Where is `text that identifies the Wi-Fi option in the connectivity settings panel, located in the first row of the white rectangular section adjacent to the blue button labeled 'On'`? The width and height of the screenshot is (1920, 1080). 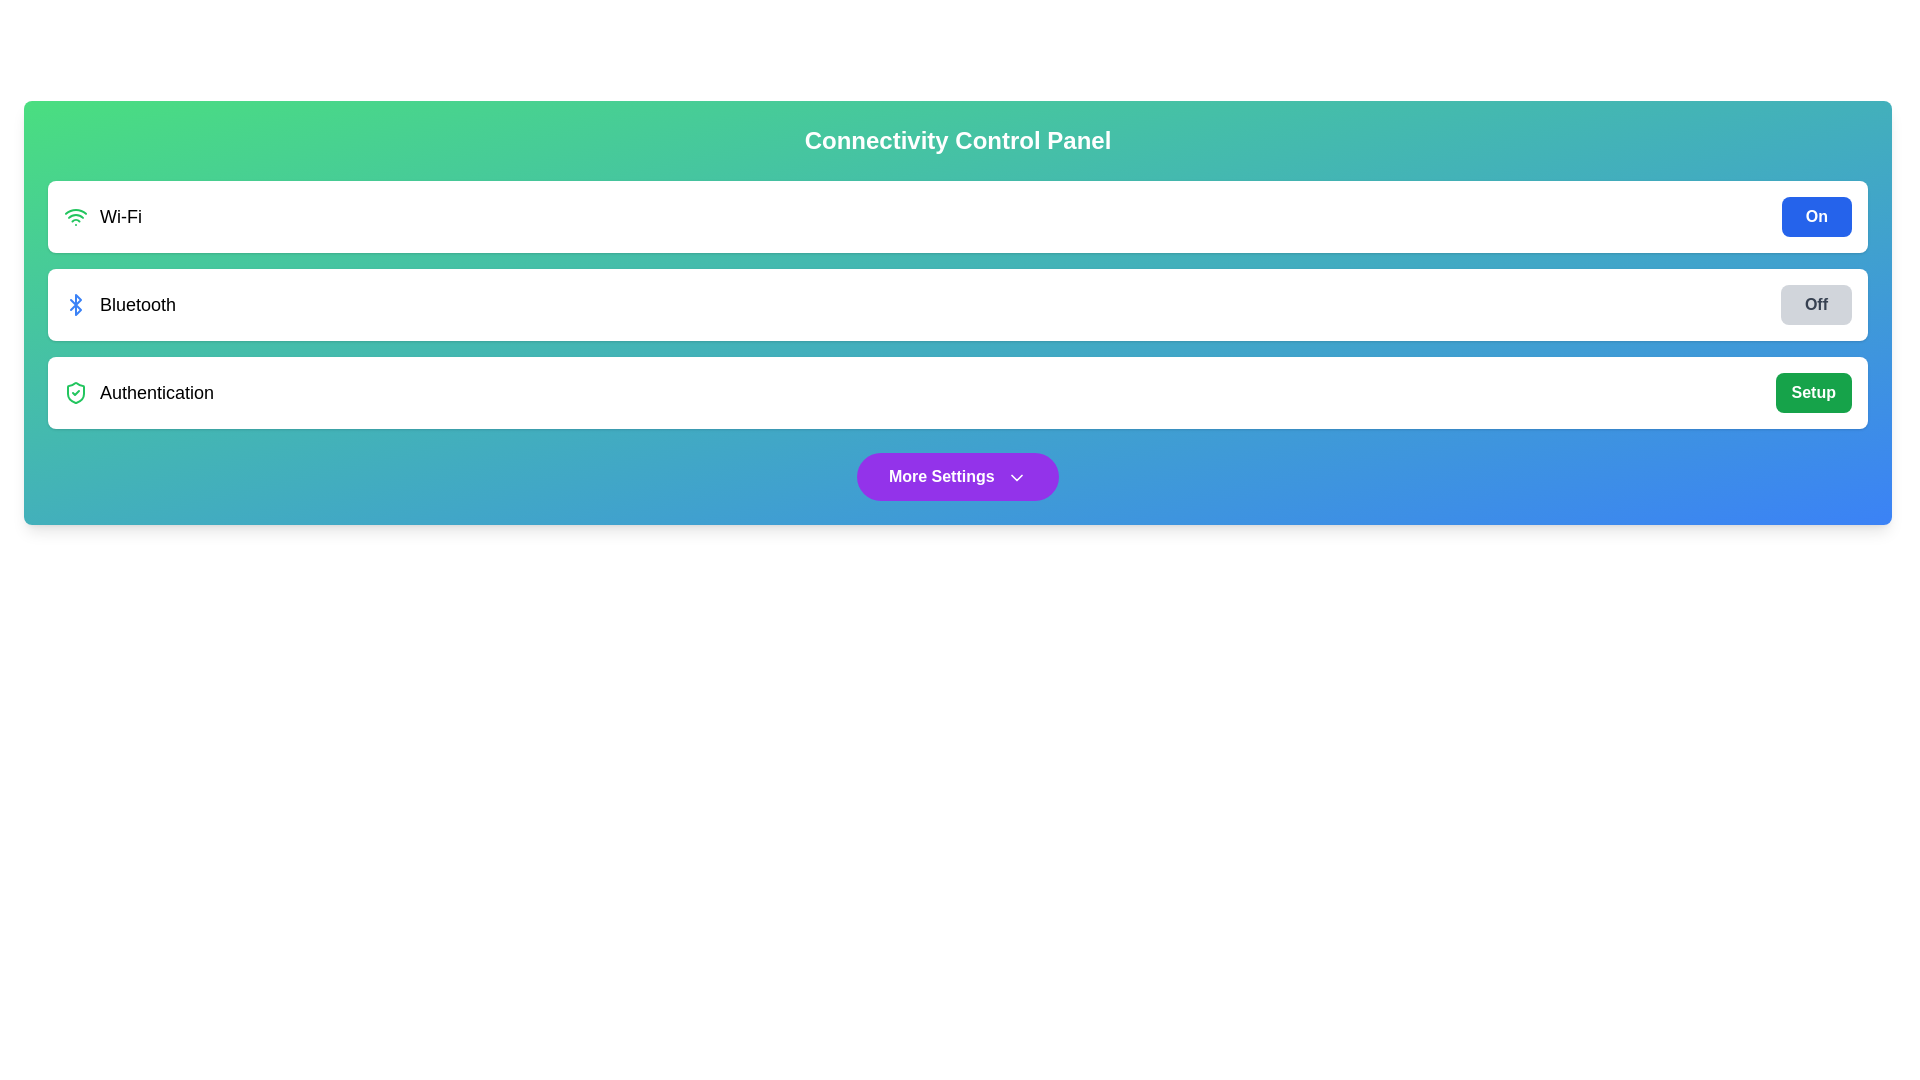
text that identifies the Wi-Fi option in the connectivity settings panel, located in the first row of the white rectangular section adjacent to the blue button labeled 'On' is located at coordinates (101, 216).